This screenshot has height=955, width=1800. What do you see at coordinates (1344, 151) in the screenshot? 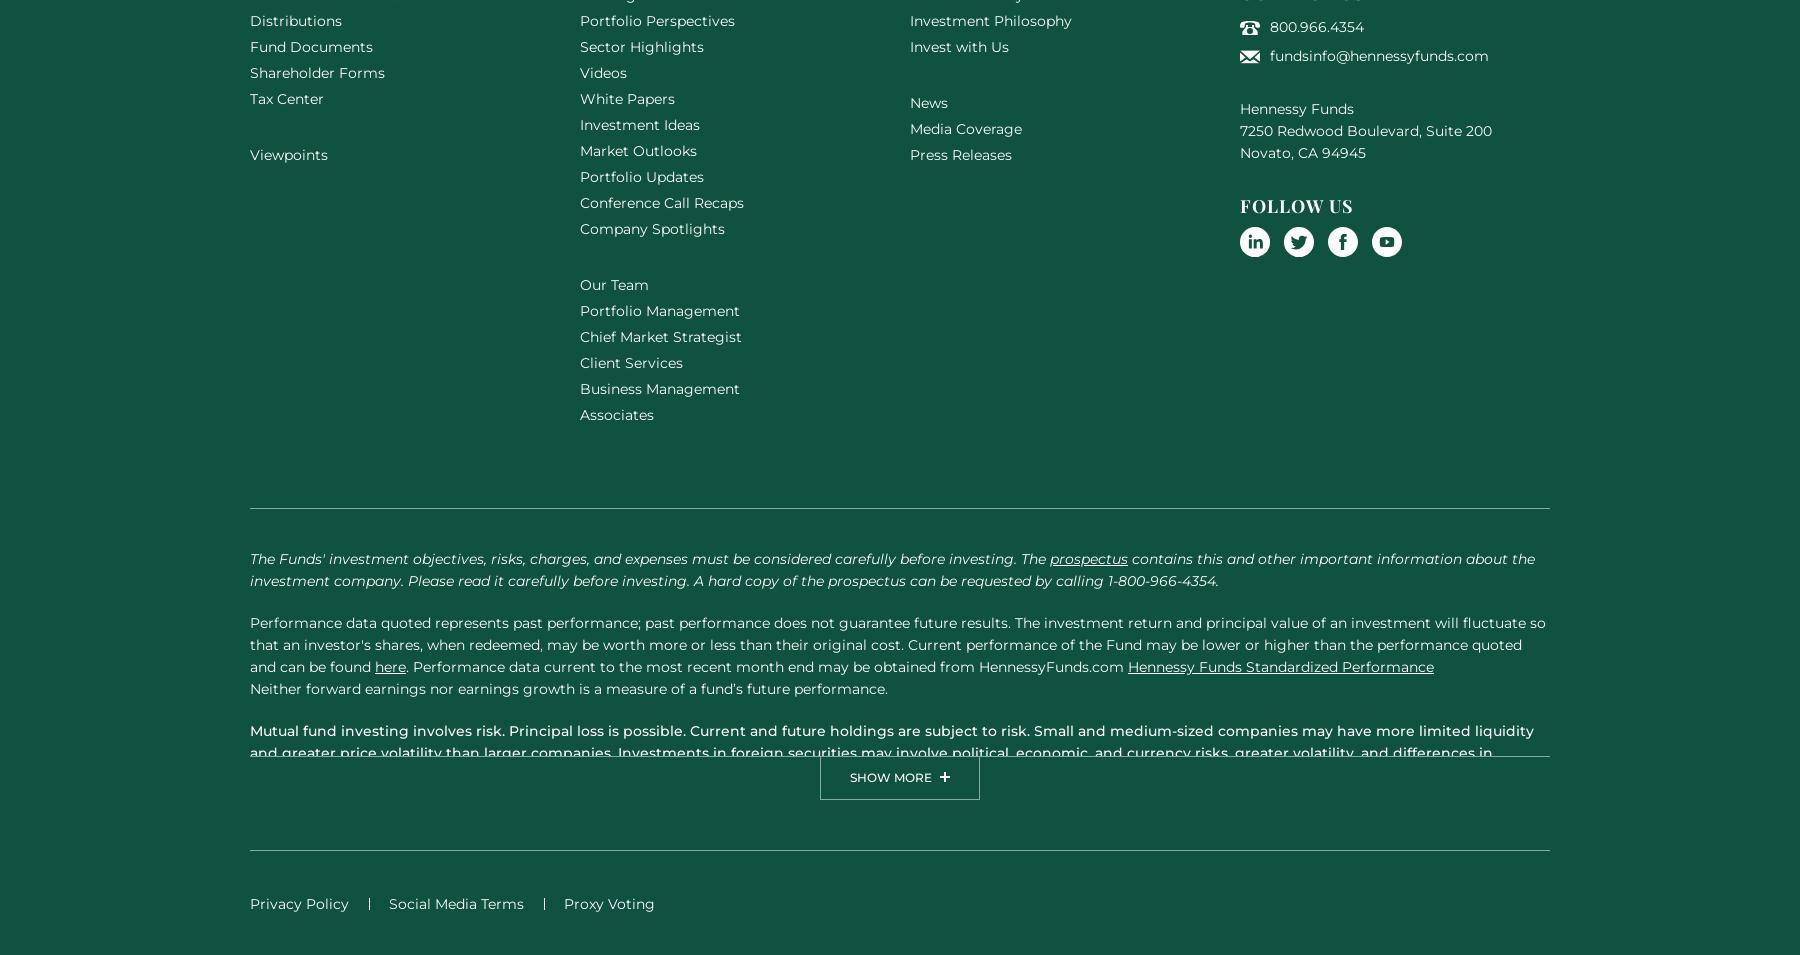
I see `'94945'` at bounding box center [1344, 151].